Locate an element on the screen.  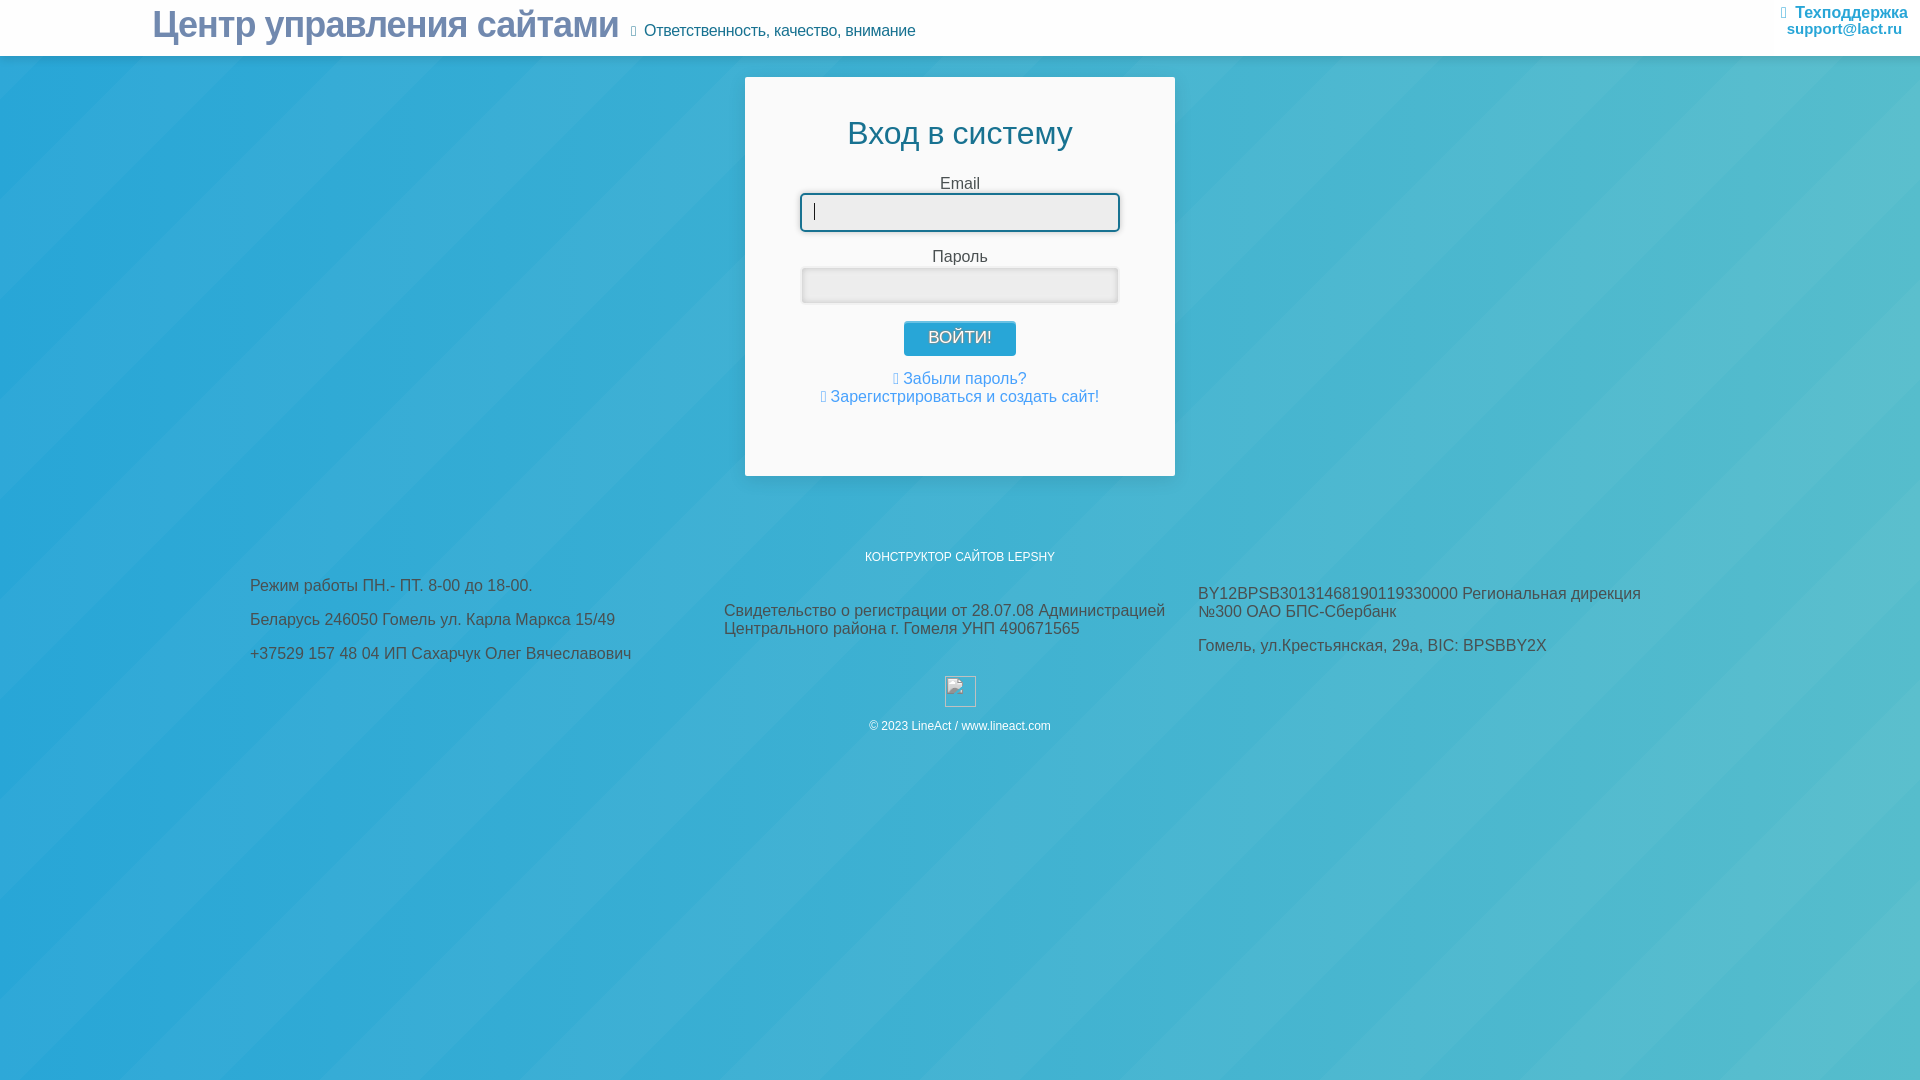
'LiveInternet' is located at coordinates (958, 690).